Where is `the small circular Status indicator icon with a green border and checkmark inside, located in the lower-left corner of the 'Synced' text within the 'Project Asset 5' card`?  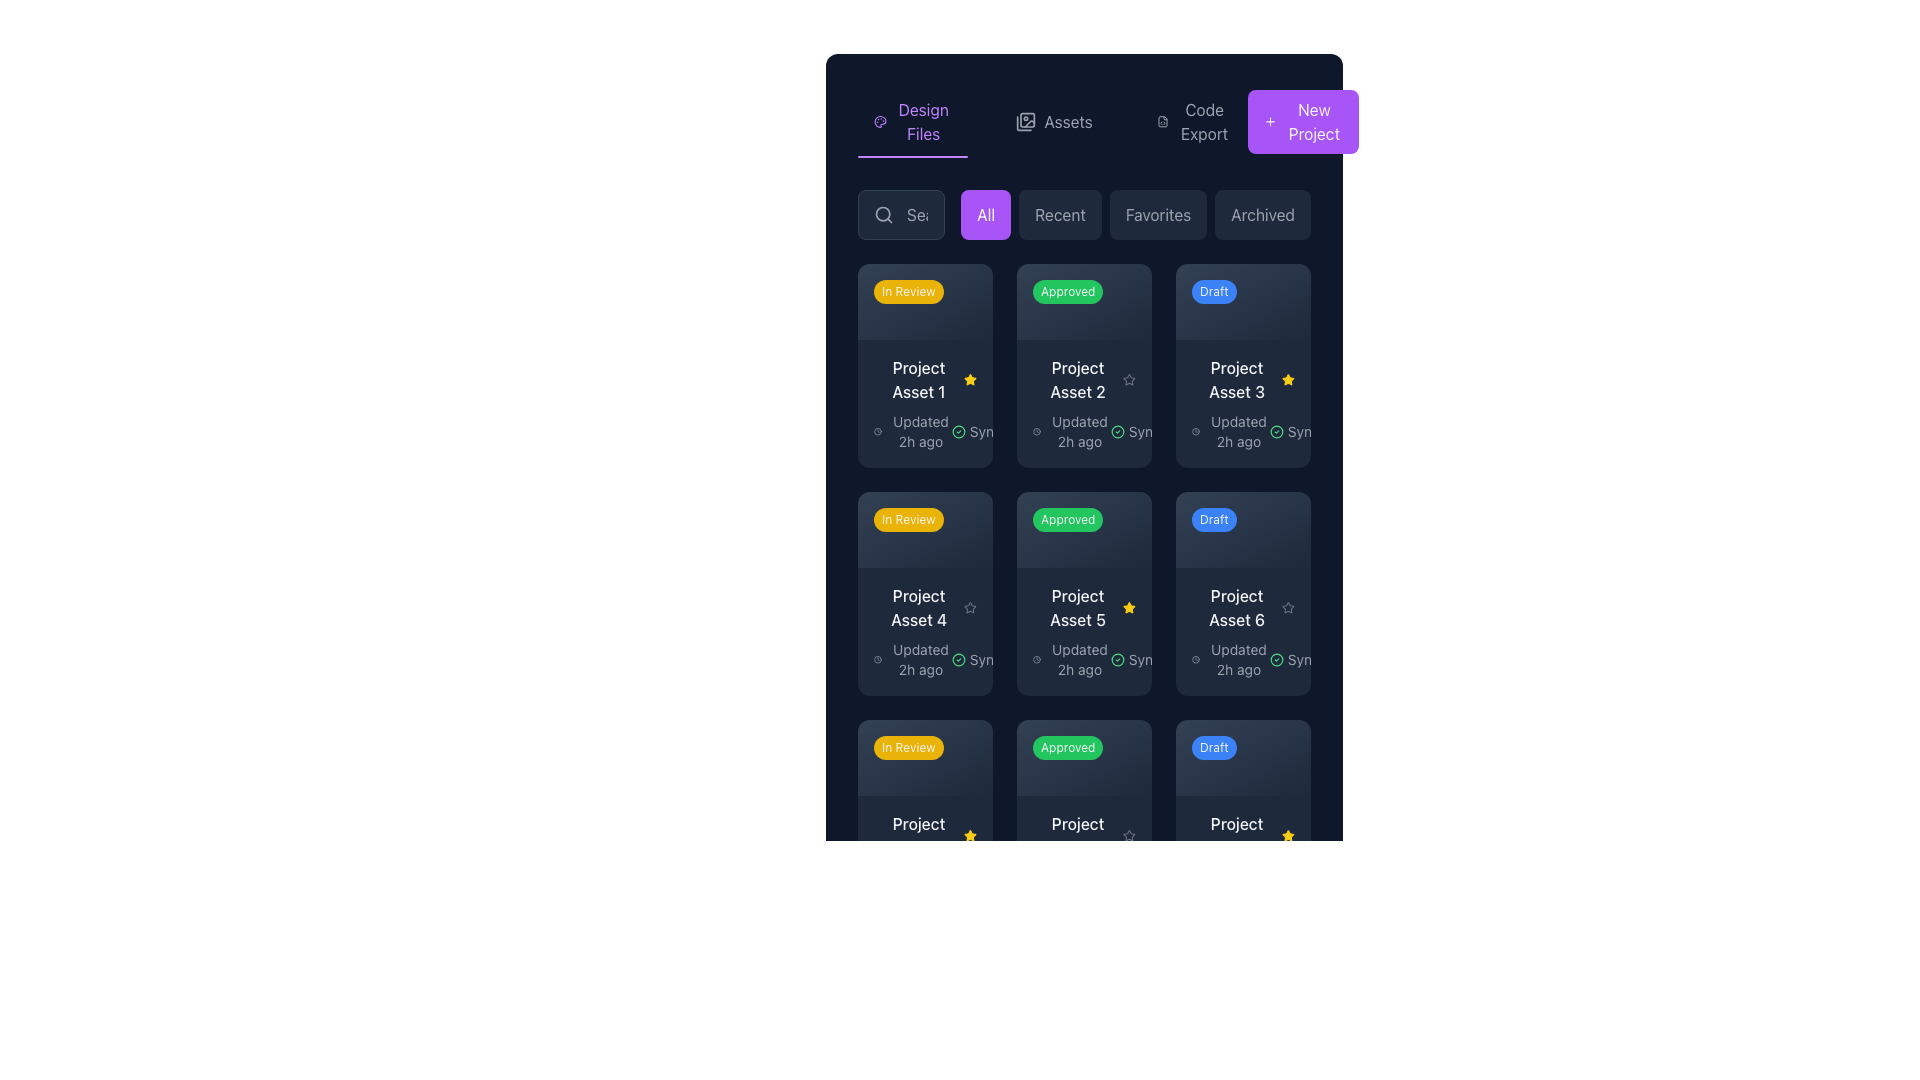
the small circular Status indicator icon with a green border and checkmark inside, located in the lower-left corner of the 'Synced' text within the 'Project Asset 5' card is located at coordinates (1116, 659).